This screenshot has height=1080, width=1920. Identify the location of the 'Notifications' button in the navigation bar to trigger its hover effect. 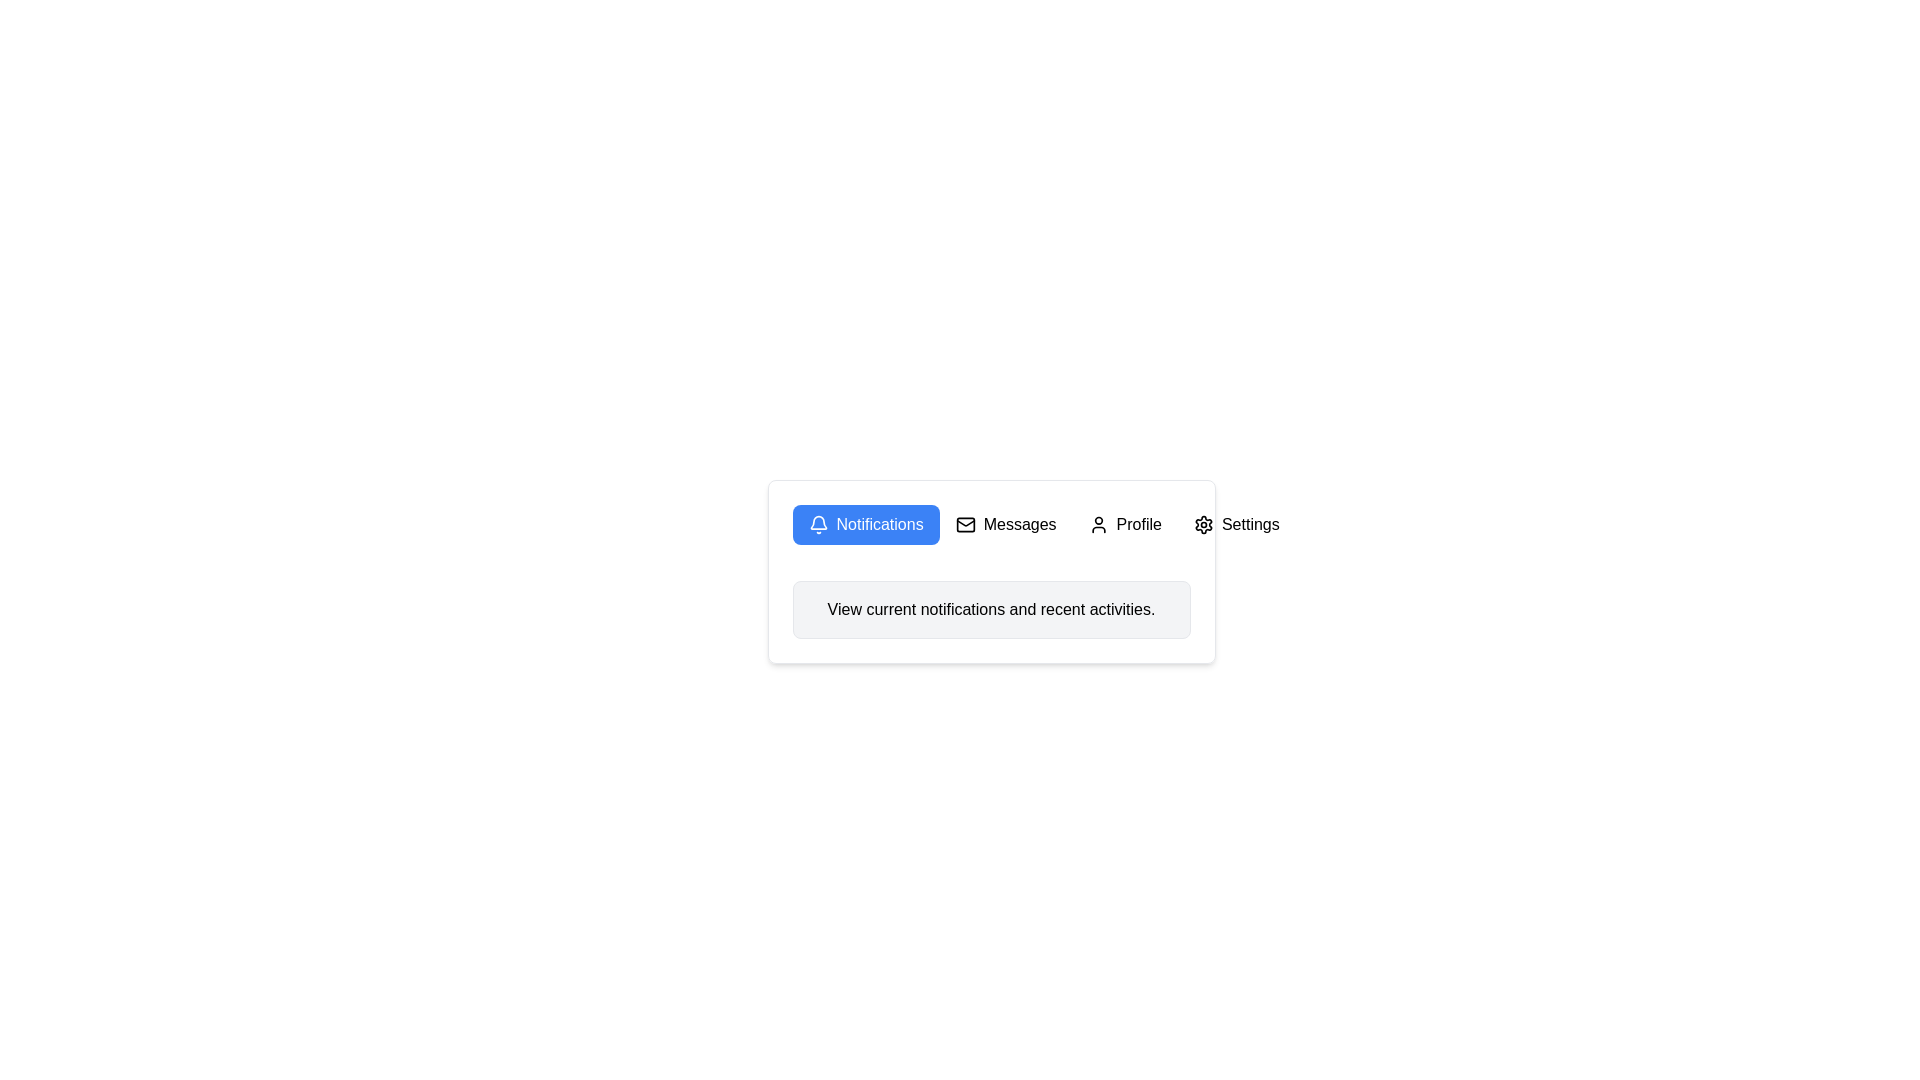
(991, 523).